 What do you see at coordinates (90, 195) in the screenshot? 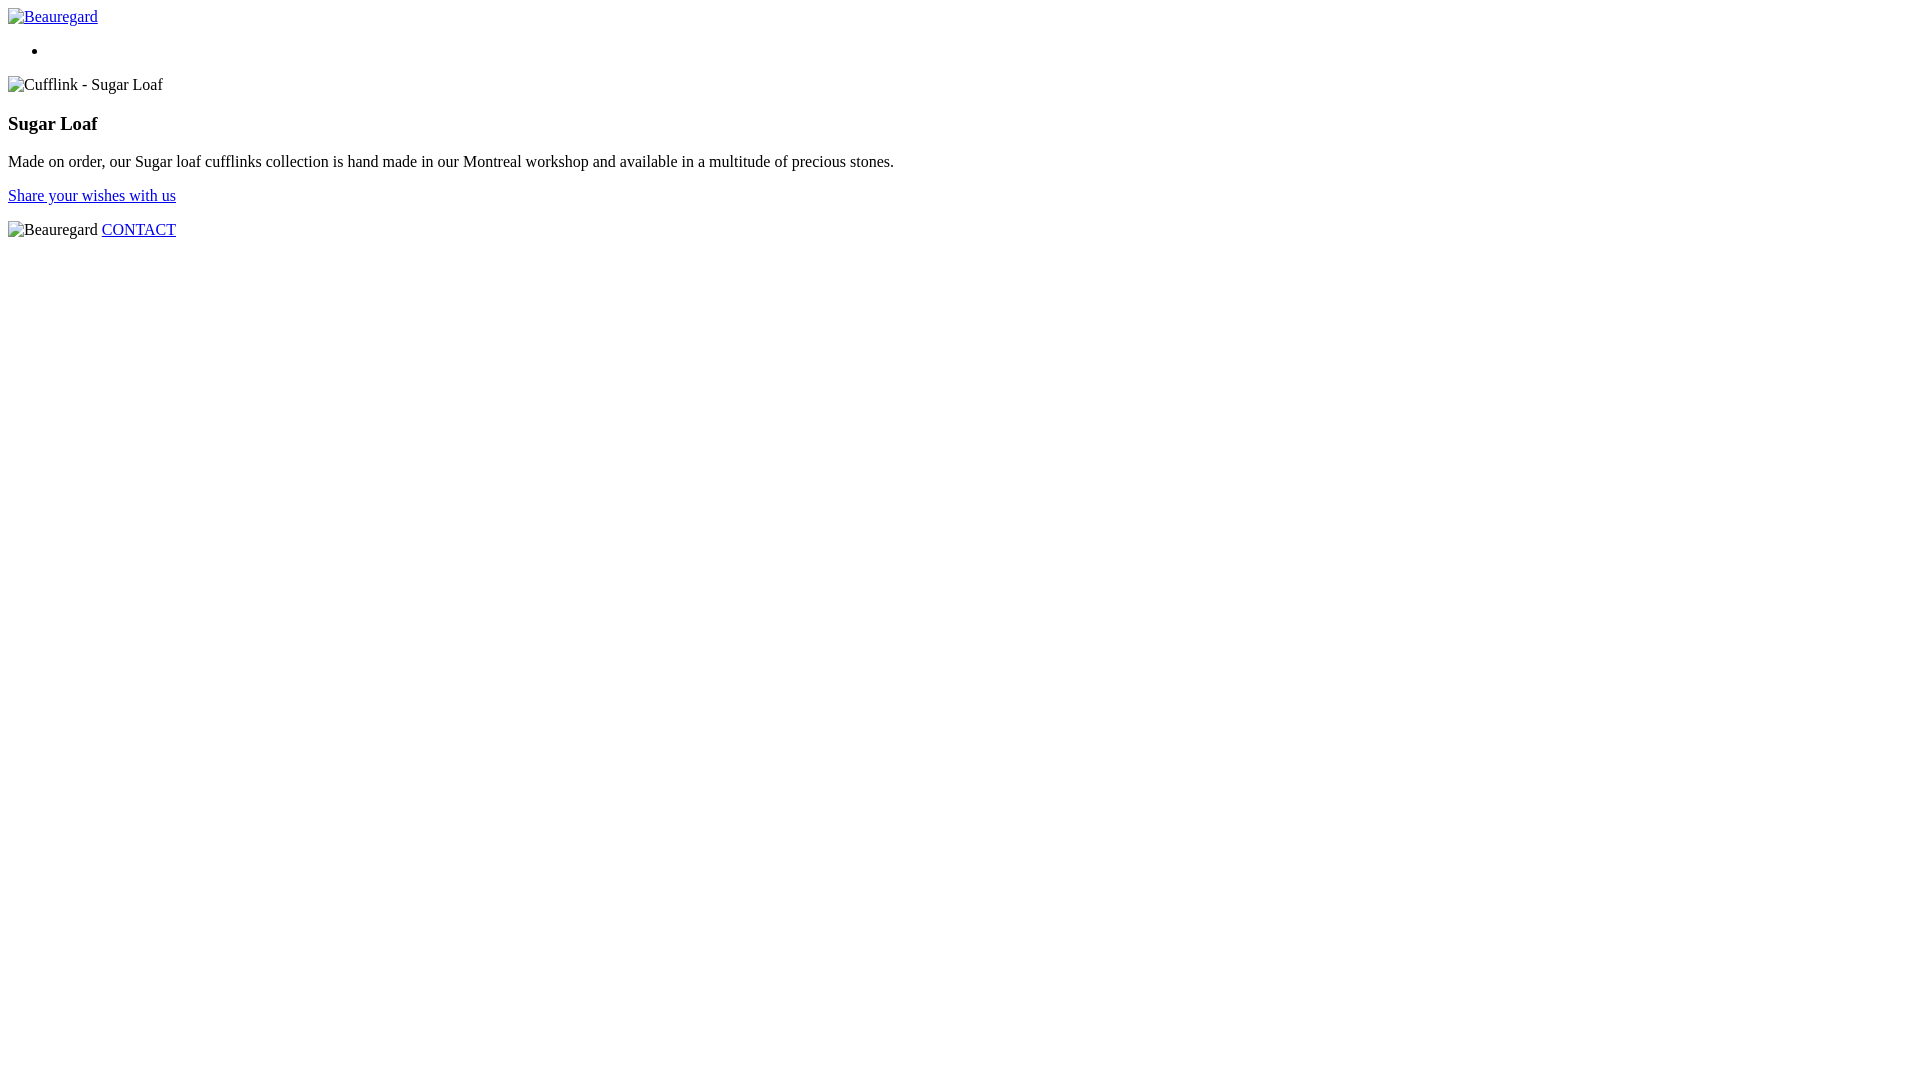
I see `'Share your wishes with us'` at bounding box center [90, 195].